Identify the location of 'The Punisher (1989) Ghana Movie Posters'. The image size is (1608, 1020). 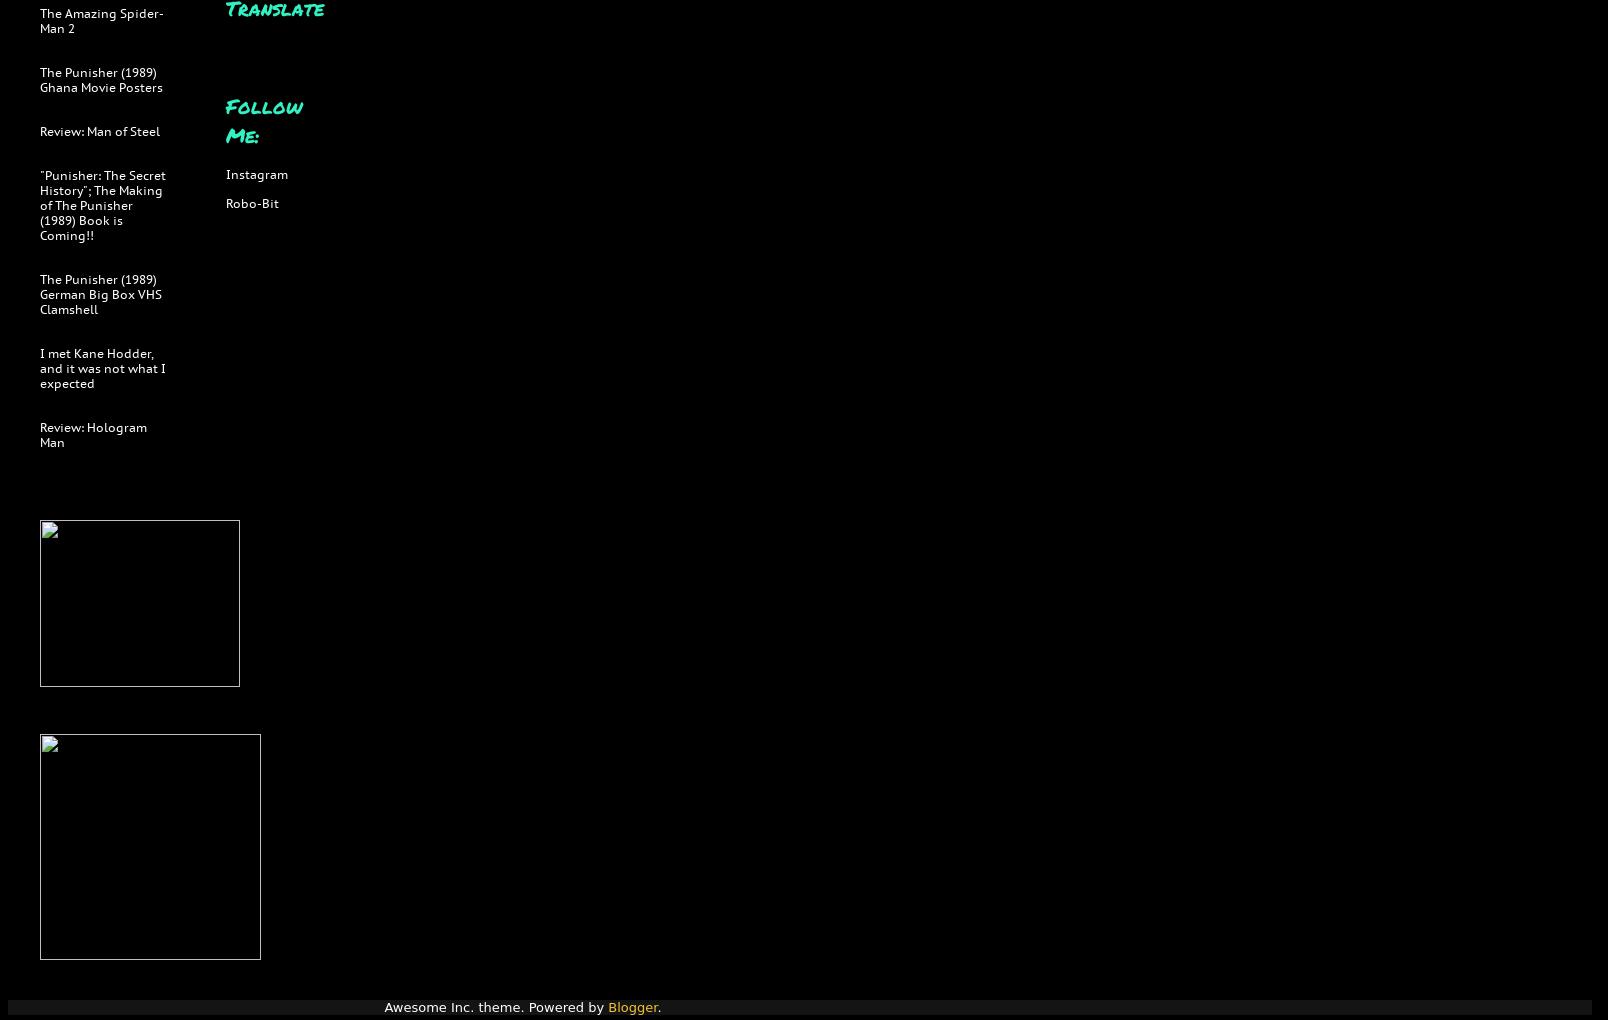
(101, 79).